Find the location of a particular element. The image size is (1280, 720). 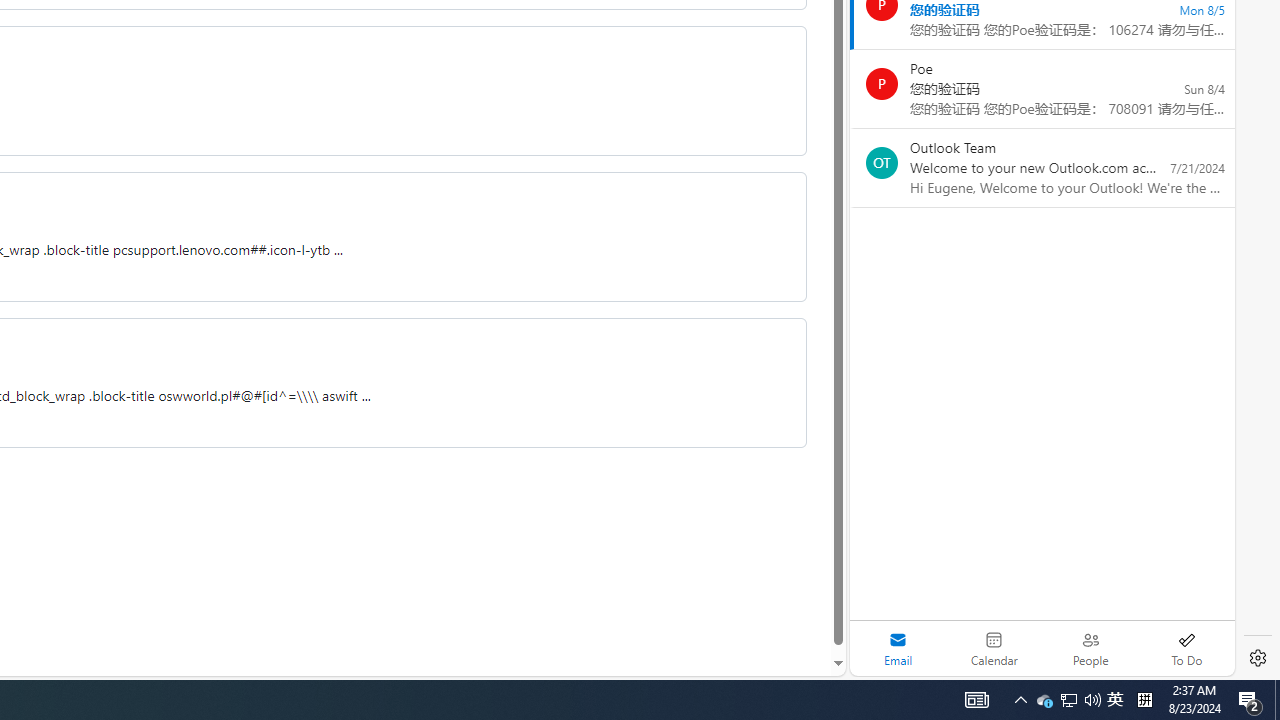

'Calendar. Date today is 22' is located at coordinates (994, 648).